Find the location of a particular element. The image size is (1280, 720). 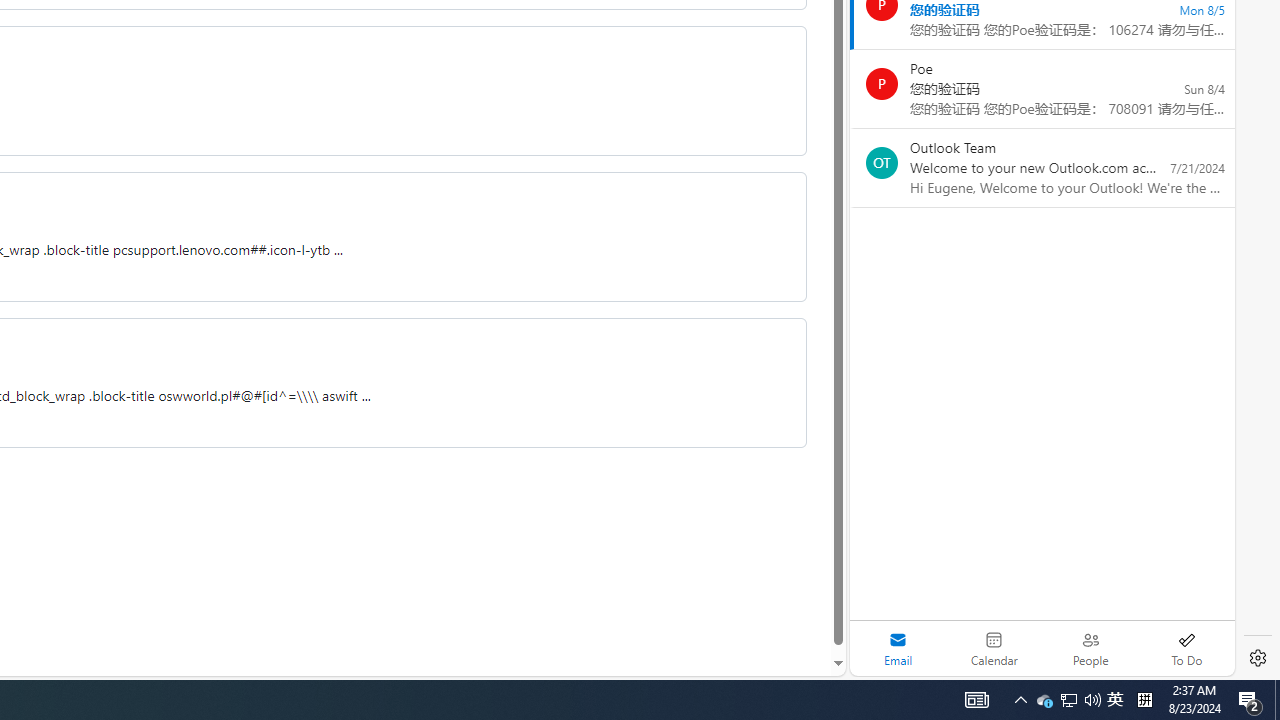

'Calendar. Date today is 22' is located at coordinates (994, 648).